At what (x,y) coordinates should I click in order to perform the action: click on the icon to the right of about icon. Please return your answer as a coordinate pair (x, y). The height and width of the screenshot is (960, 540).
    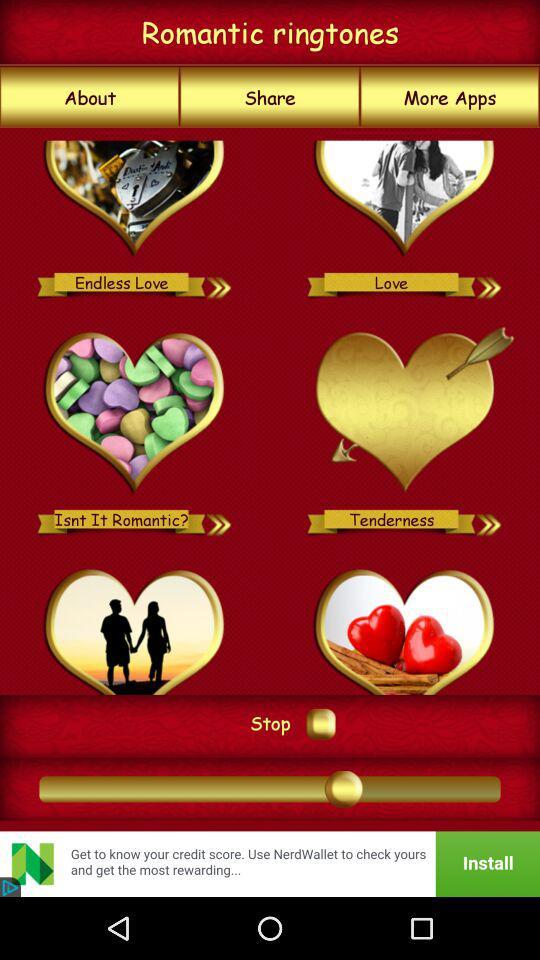
    Looking at the image, I should click on (270, 97).